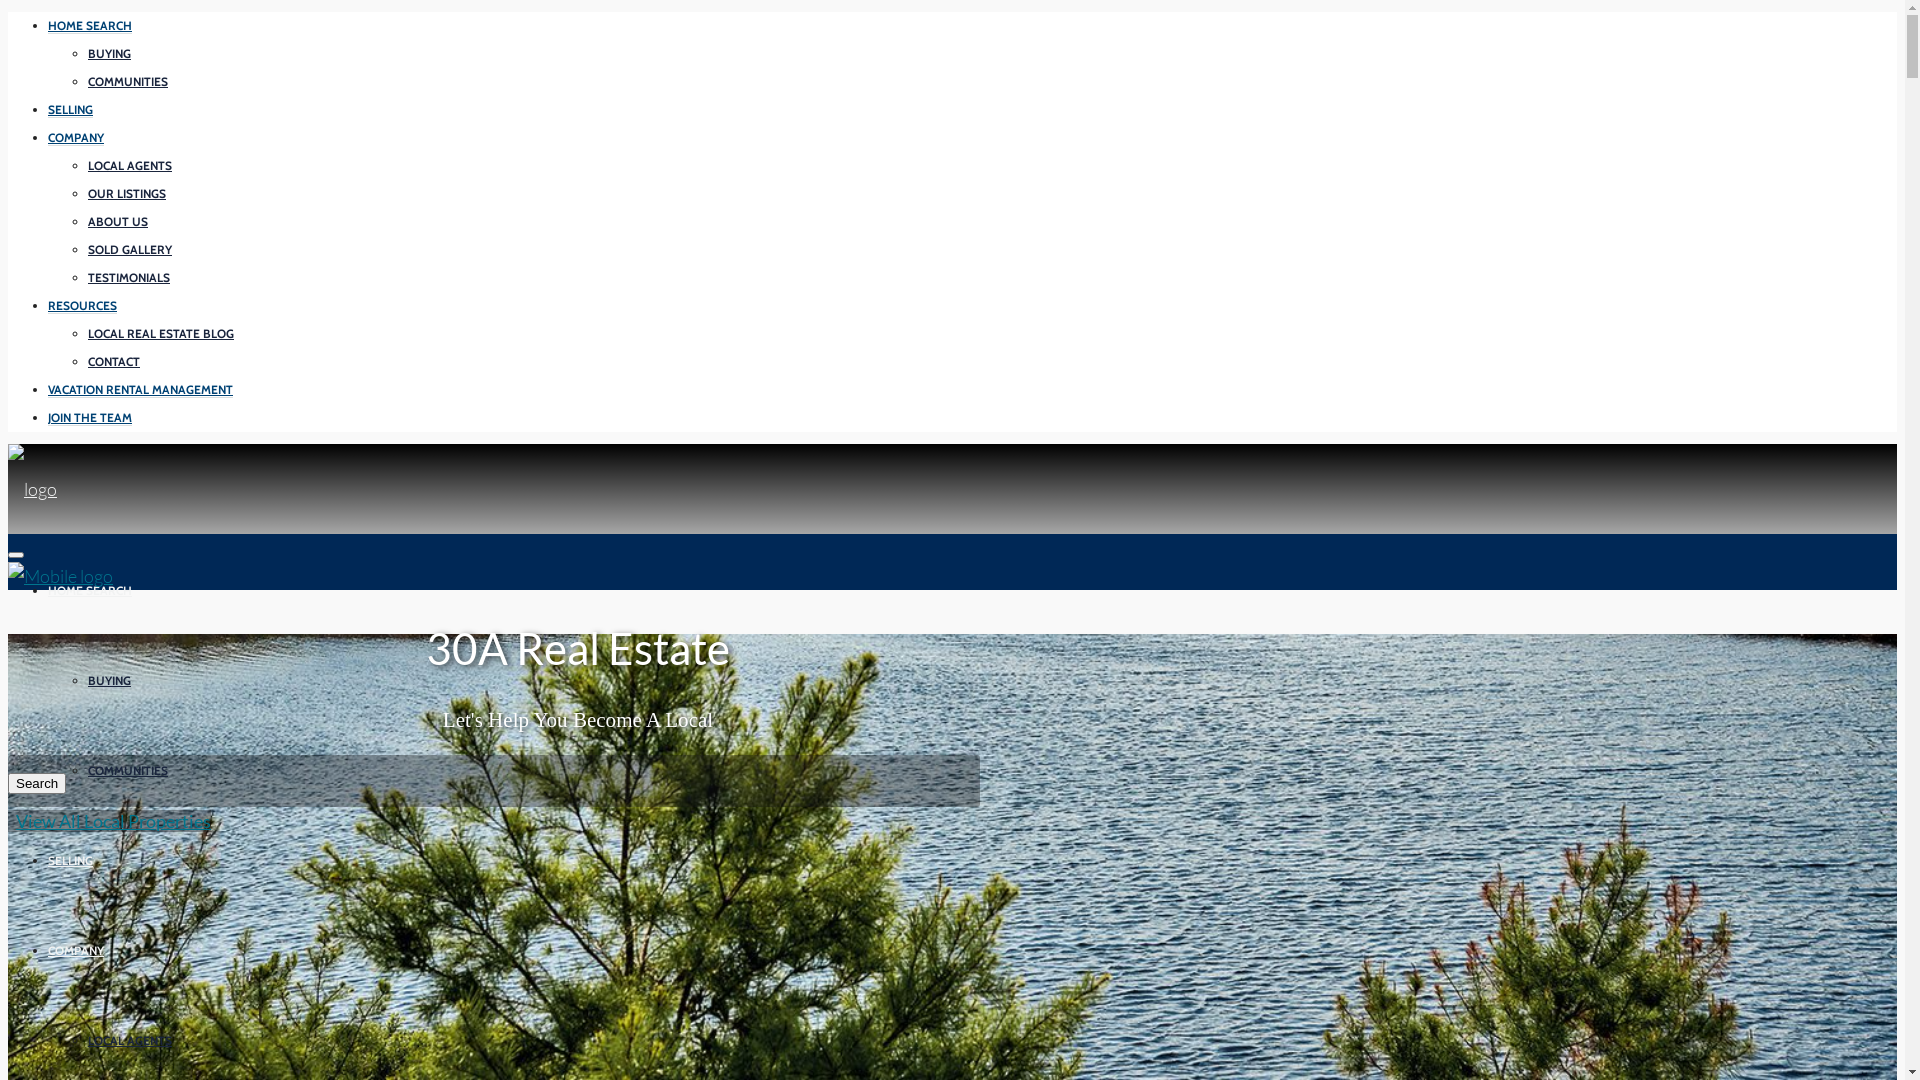  I want to click on 'RESOURCES', so click(81, 305).